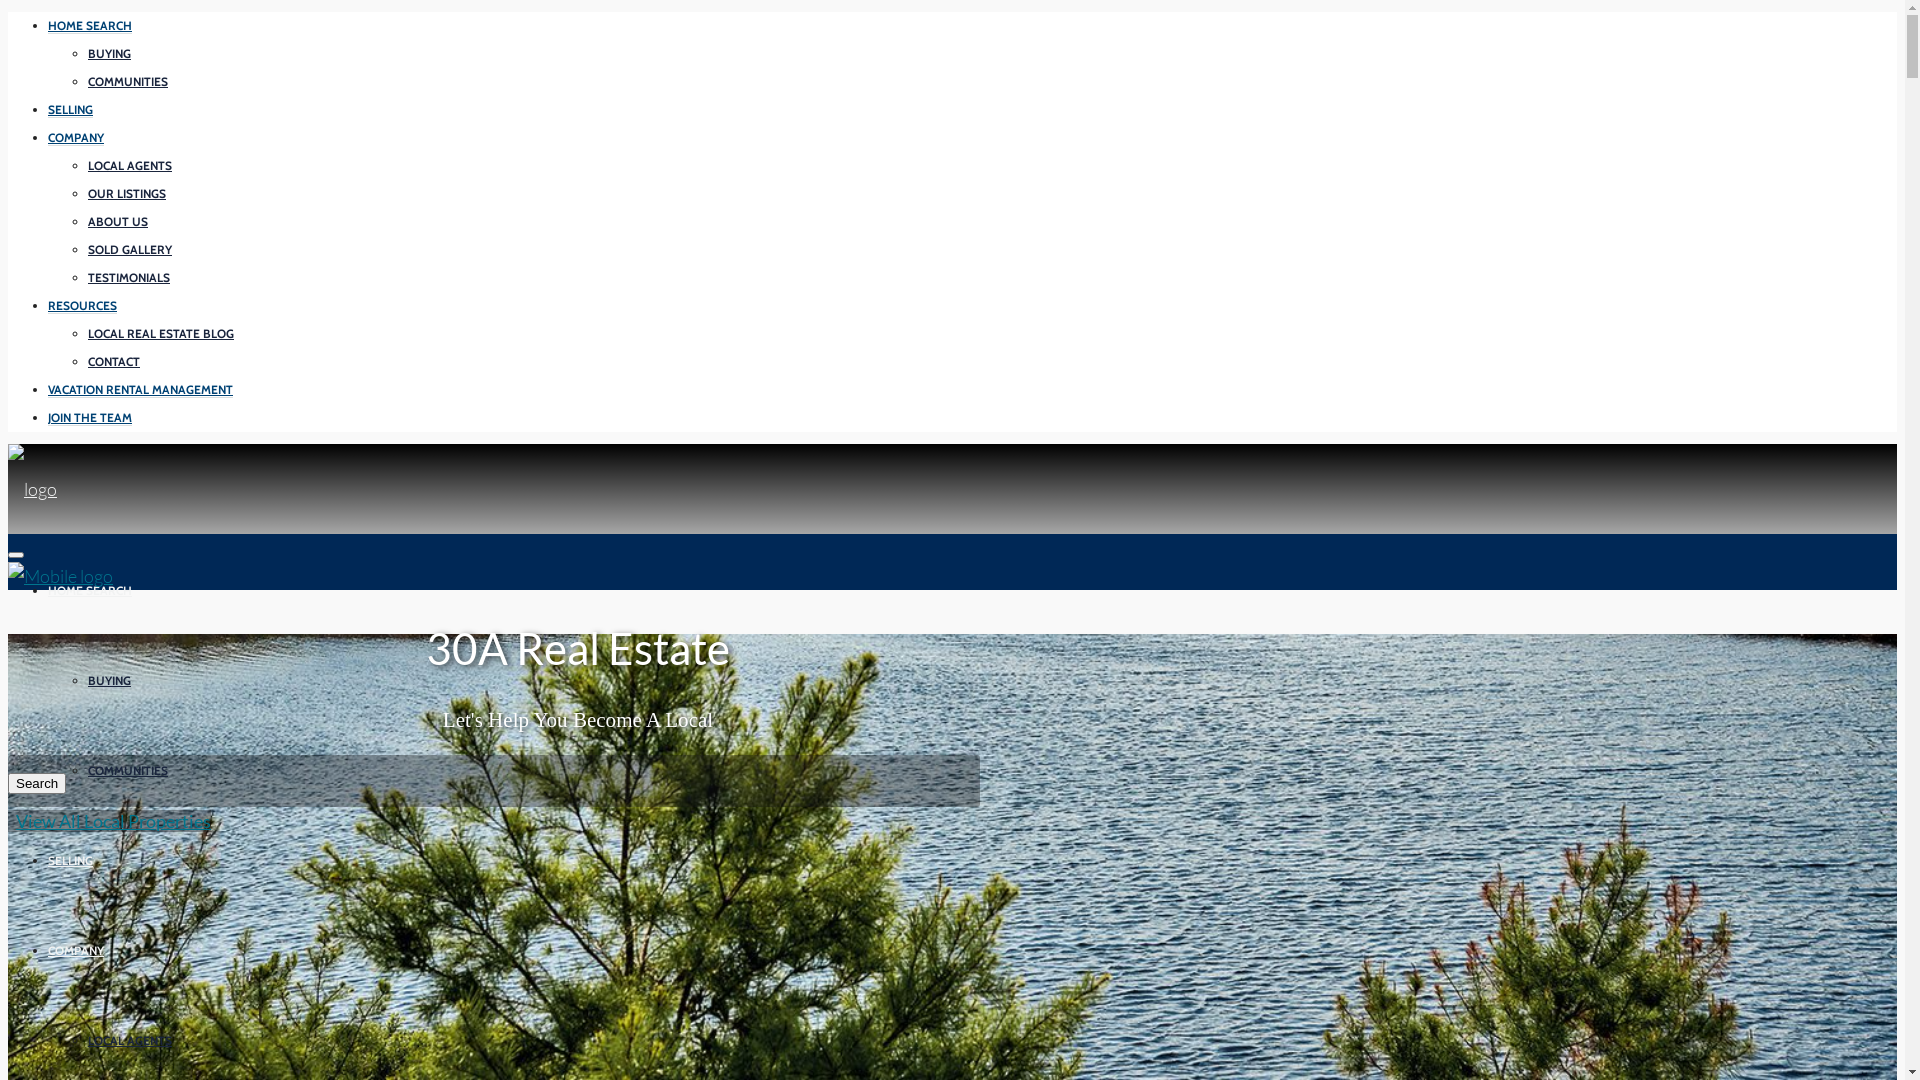  I want to click on 'RESOURCES', so click(81, 305).